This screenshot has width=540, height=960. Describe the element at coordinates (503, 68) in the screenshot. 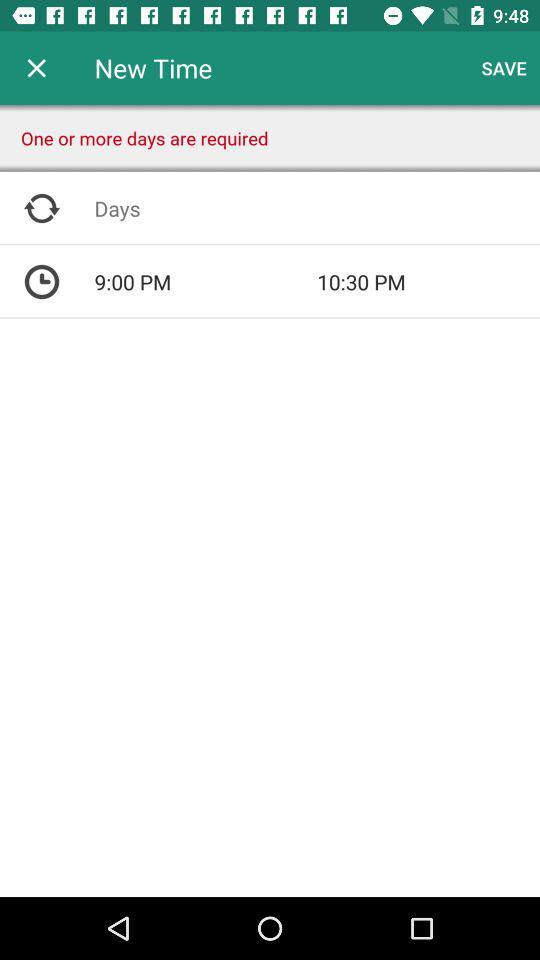

I see `item to the right of the new time icon` at that location.